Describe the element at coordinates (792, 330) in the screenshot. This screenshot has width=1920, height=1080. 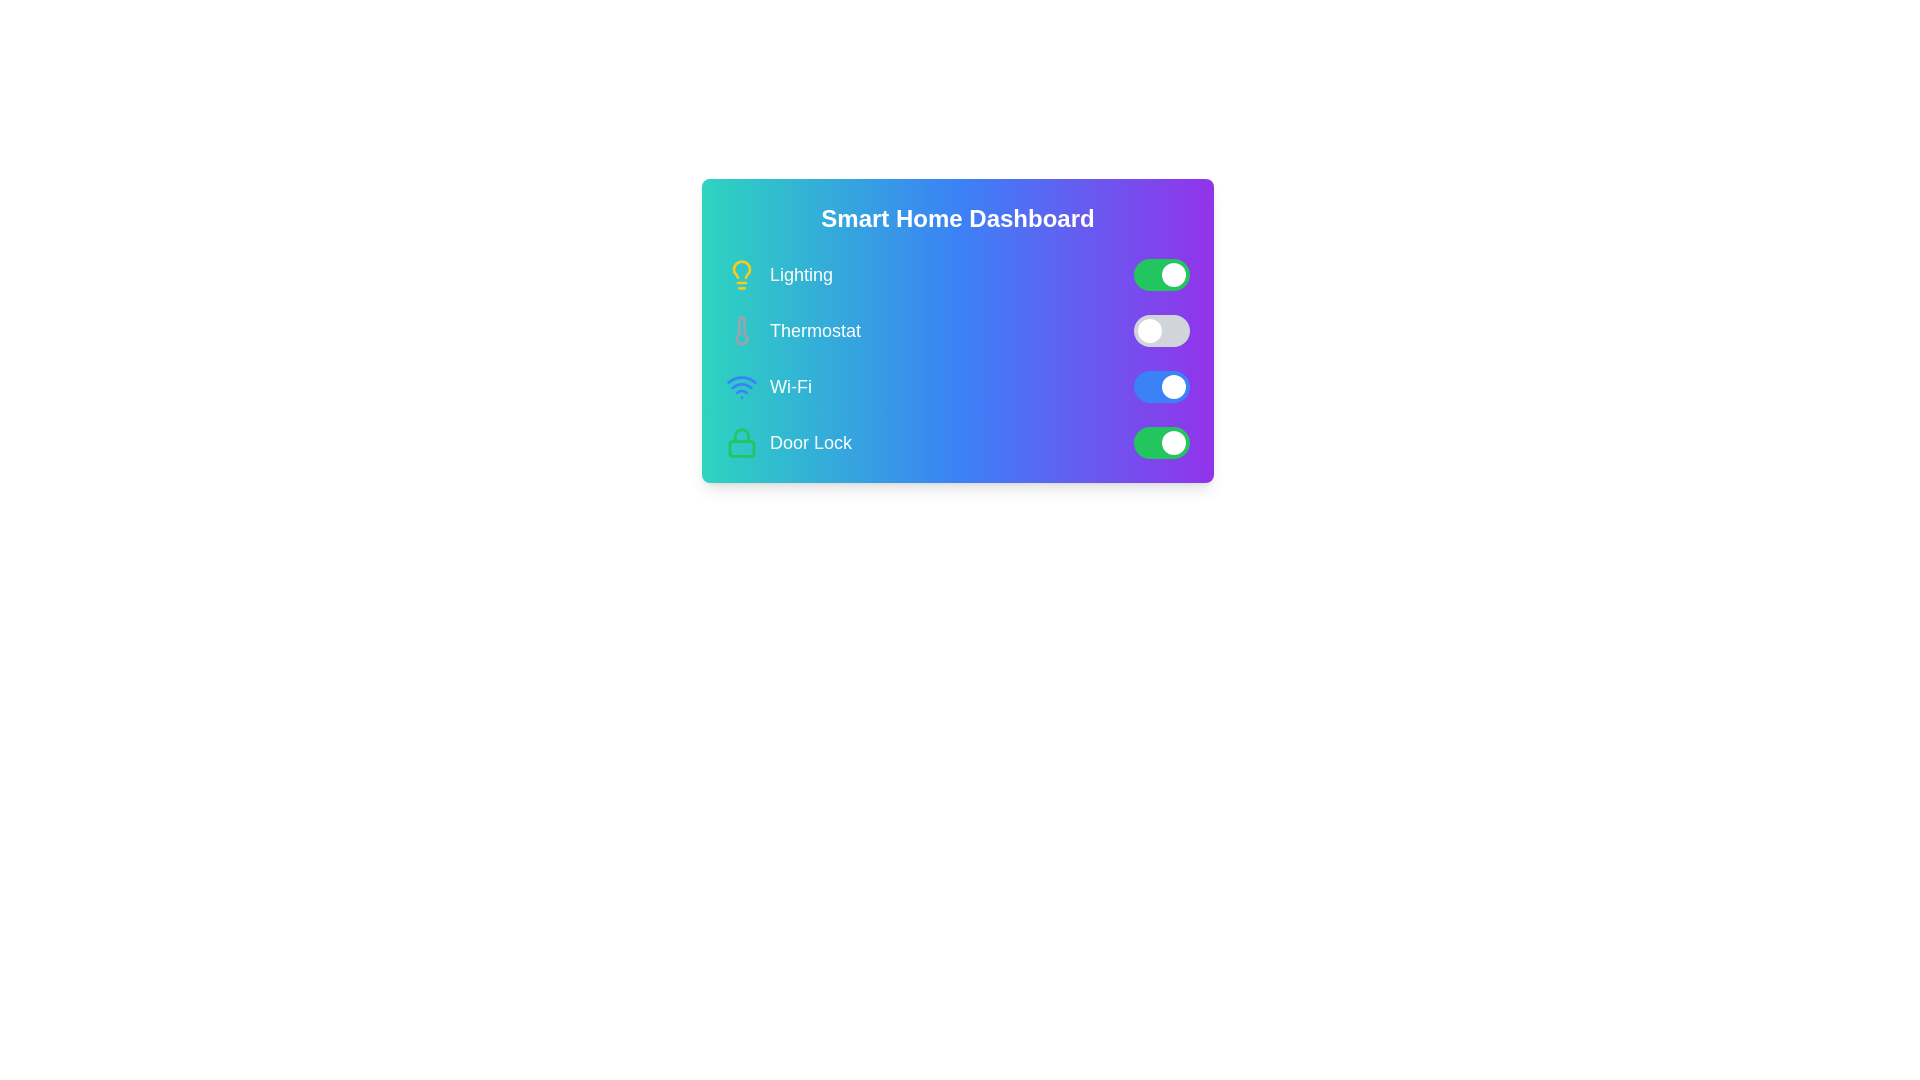
I see `the 'Thermostat' label with an icon, which features a gray thermometer icon followed by the text 'Thermostat' in bold, large font, located in the second row of the Smart Home Dashboard interface` at that location.